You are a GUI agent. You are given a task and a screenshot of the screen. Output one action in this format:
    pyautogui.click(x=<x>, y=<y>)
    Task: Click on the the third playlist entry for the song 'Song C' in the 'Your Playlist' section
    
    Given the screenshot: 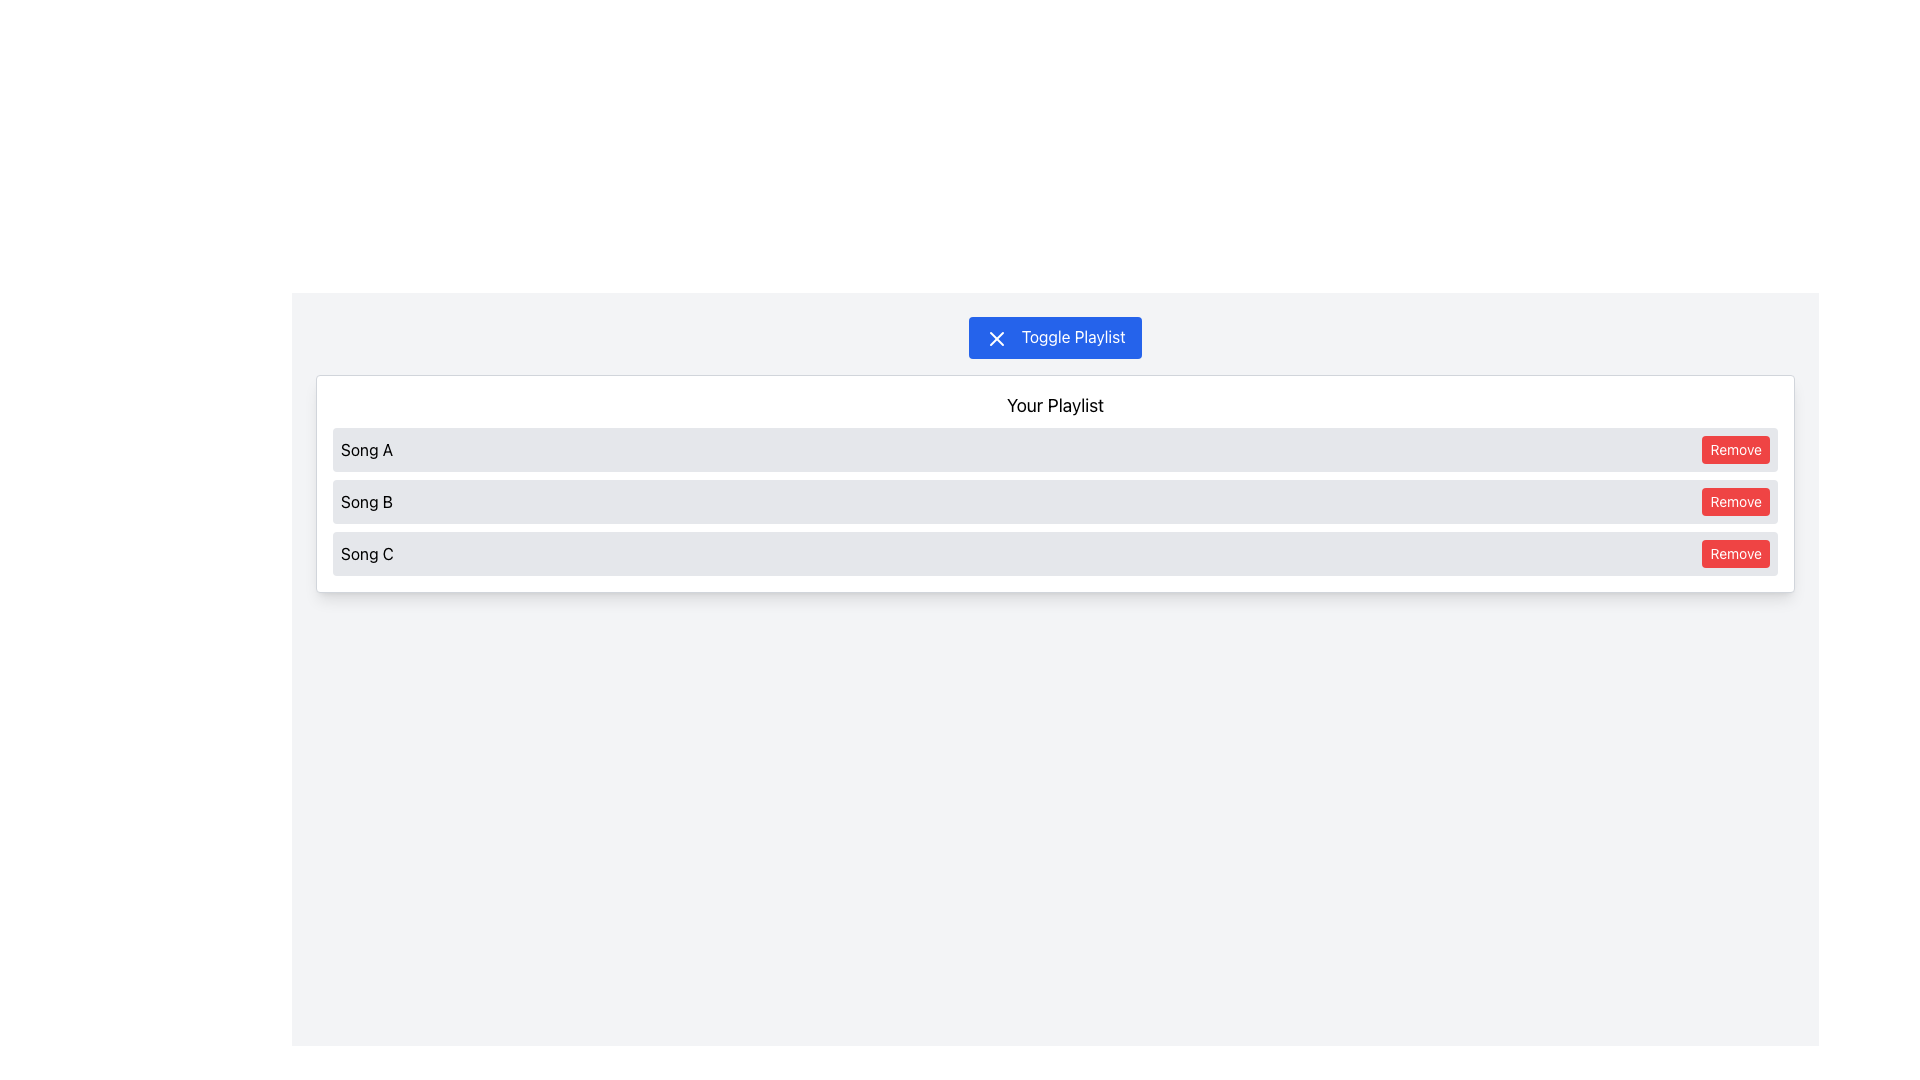 What is the action you would take?
    pyautogui.click(x=1054, y=553)
    